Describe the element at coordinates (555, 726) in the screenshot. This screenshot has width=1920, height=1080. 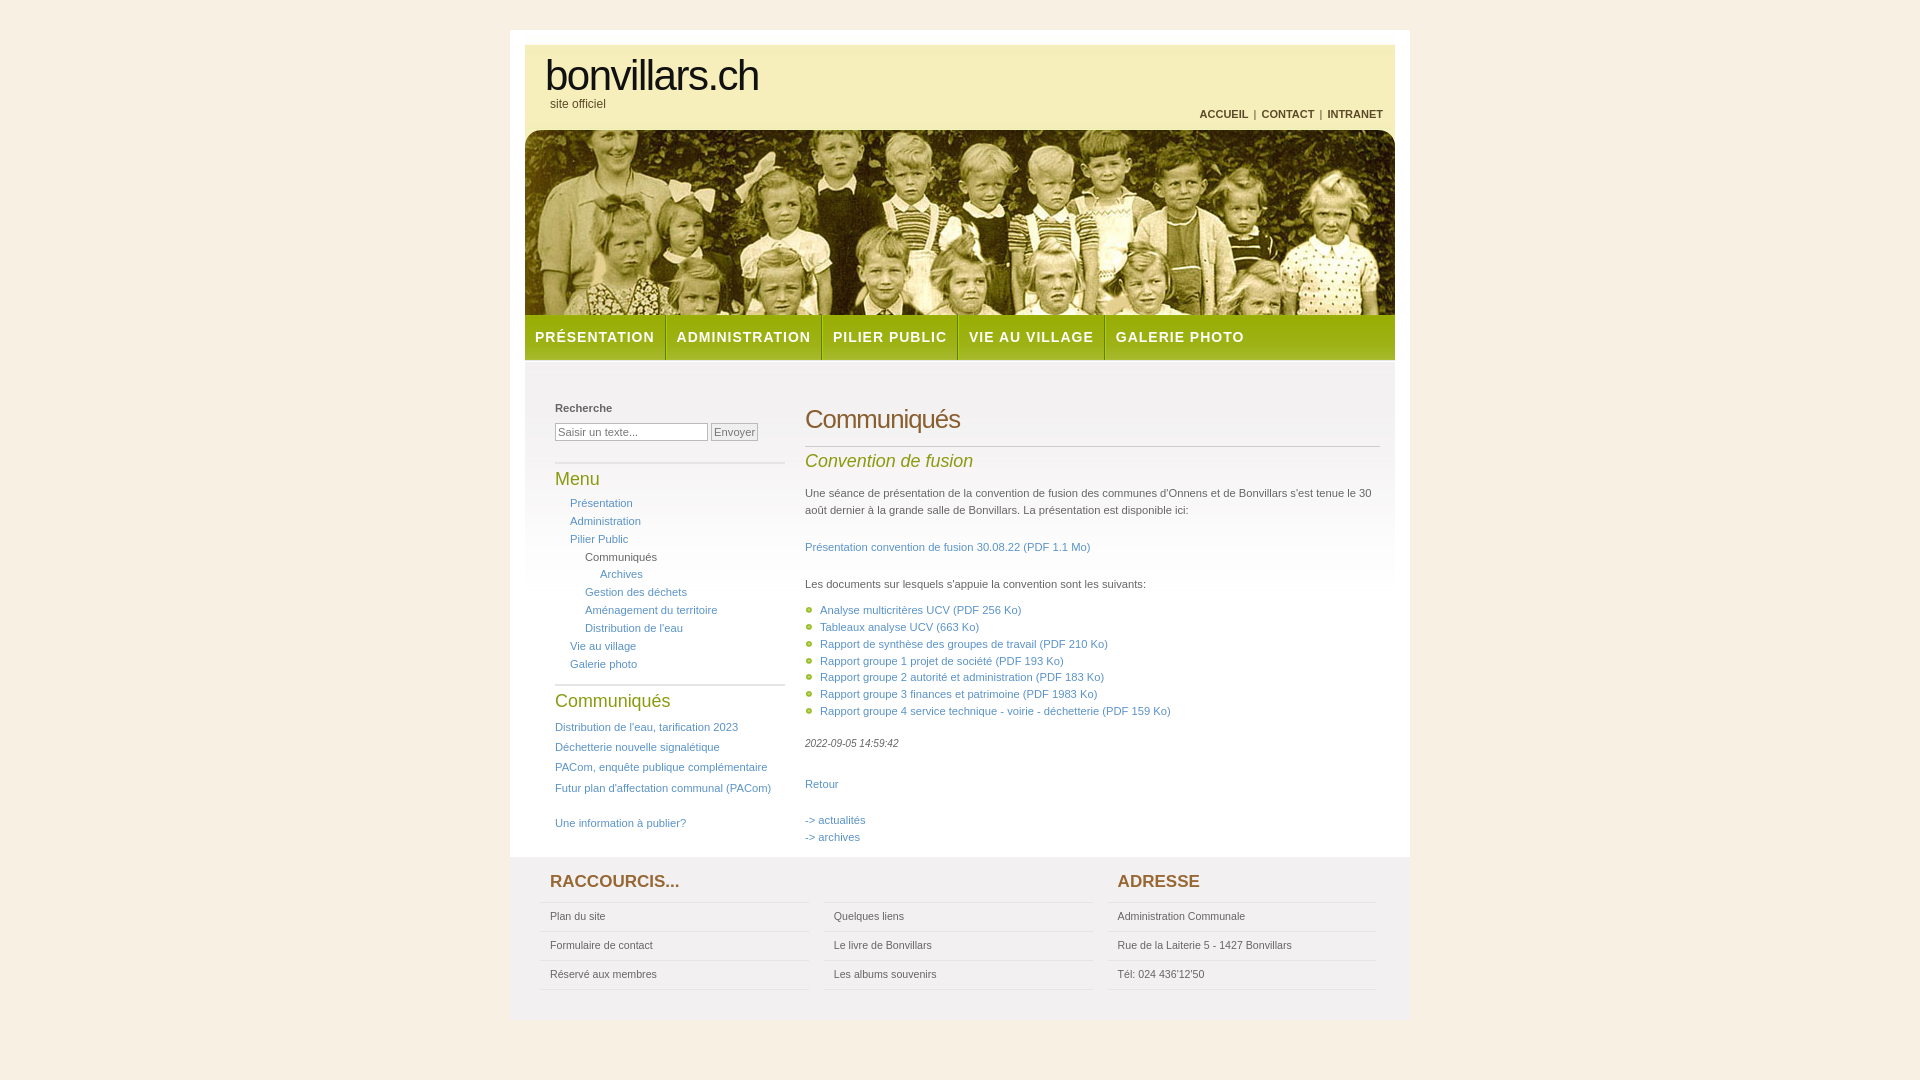
I see `'Distribution de l'eau, tarification 2023'` at that location.